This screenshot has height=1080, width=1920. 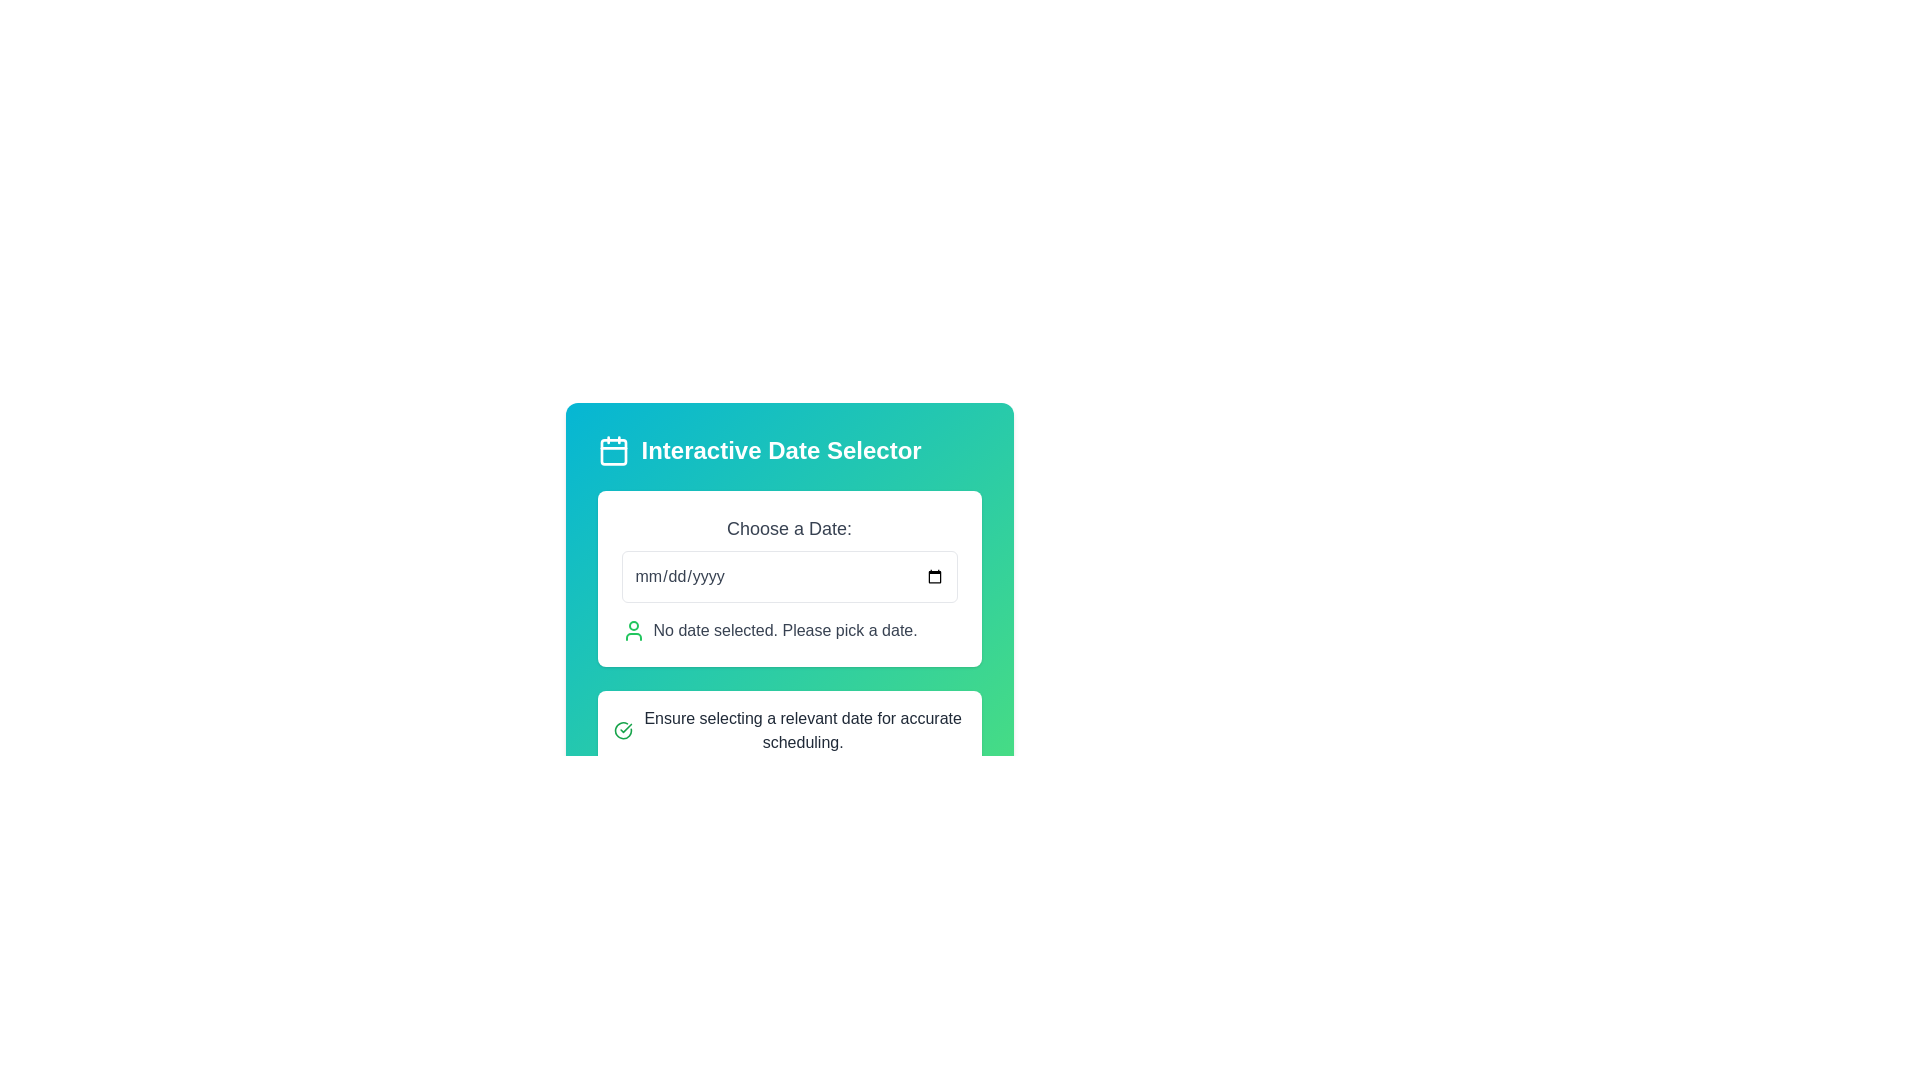 What do you see at coordinates (612, 452) in the screenshot?
I see `the central square background element of the calendar icon, which is located near the top-left corner of the interface, above the 'Interactive Date Selector' module` at bounding box center [612, 452].